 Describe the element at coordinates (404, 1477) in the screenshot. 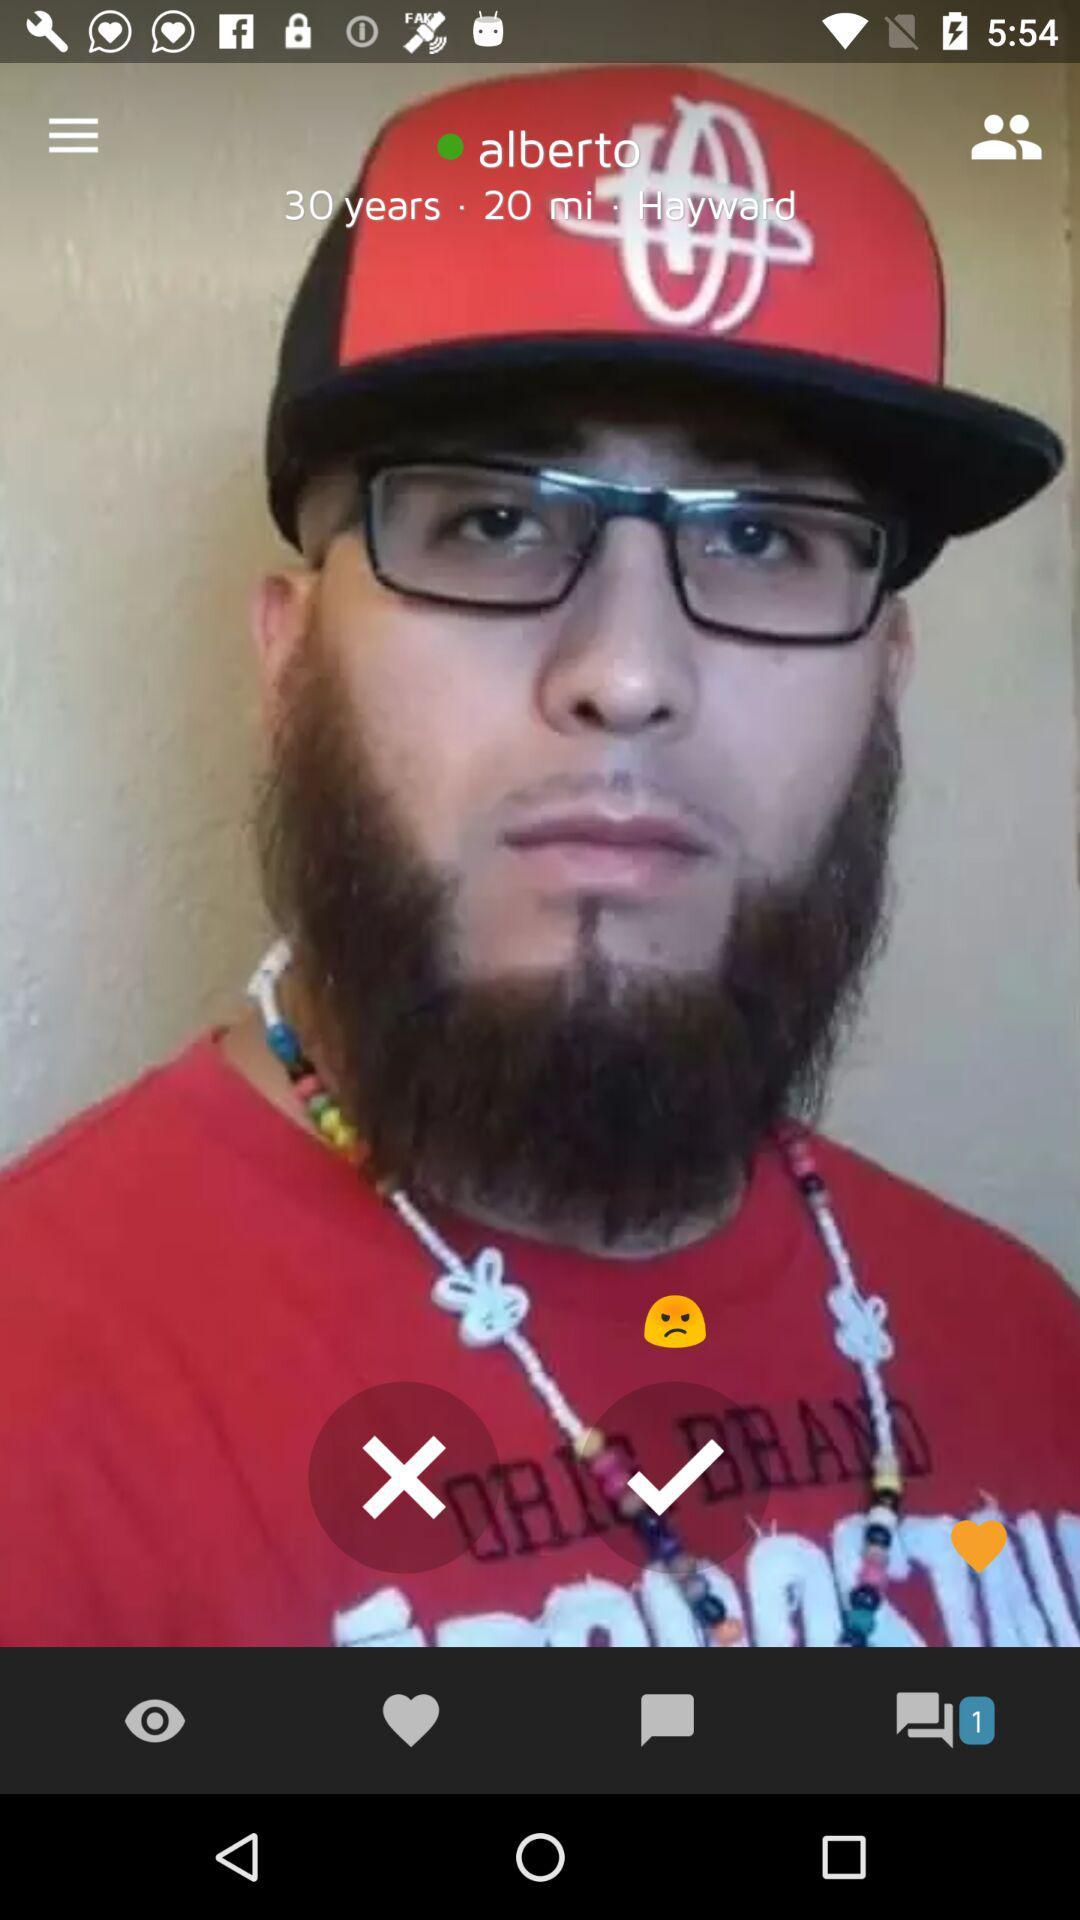

I see `the close icon` at that location.